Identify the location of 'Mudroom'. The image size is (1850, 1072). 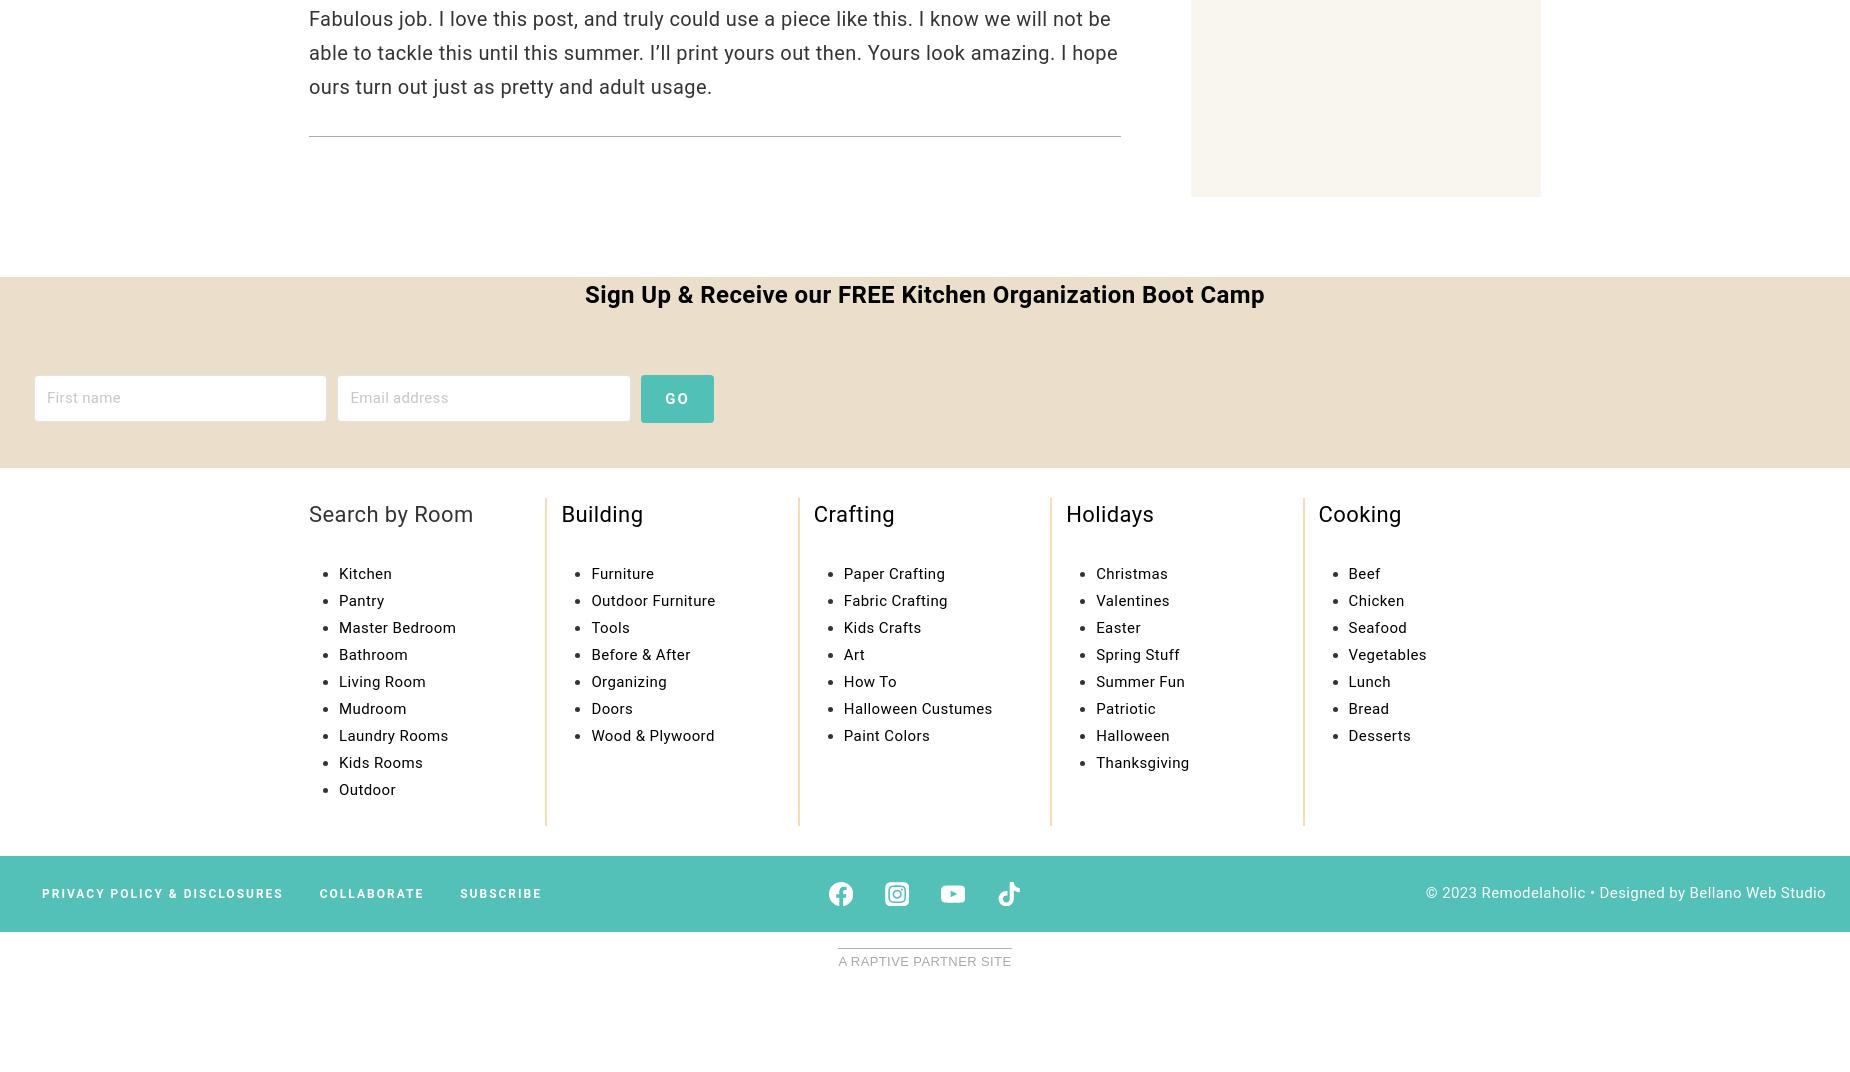
(371, 706).